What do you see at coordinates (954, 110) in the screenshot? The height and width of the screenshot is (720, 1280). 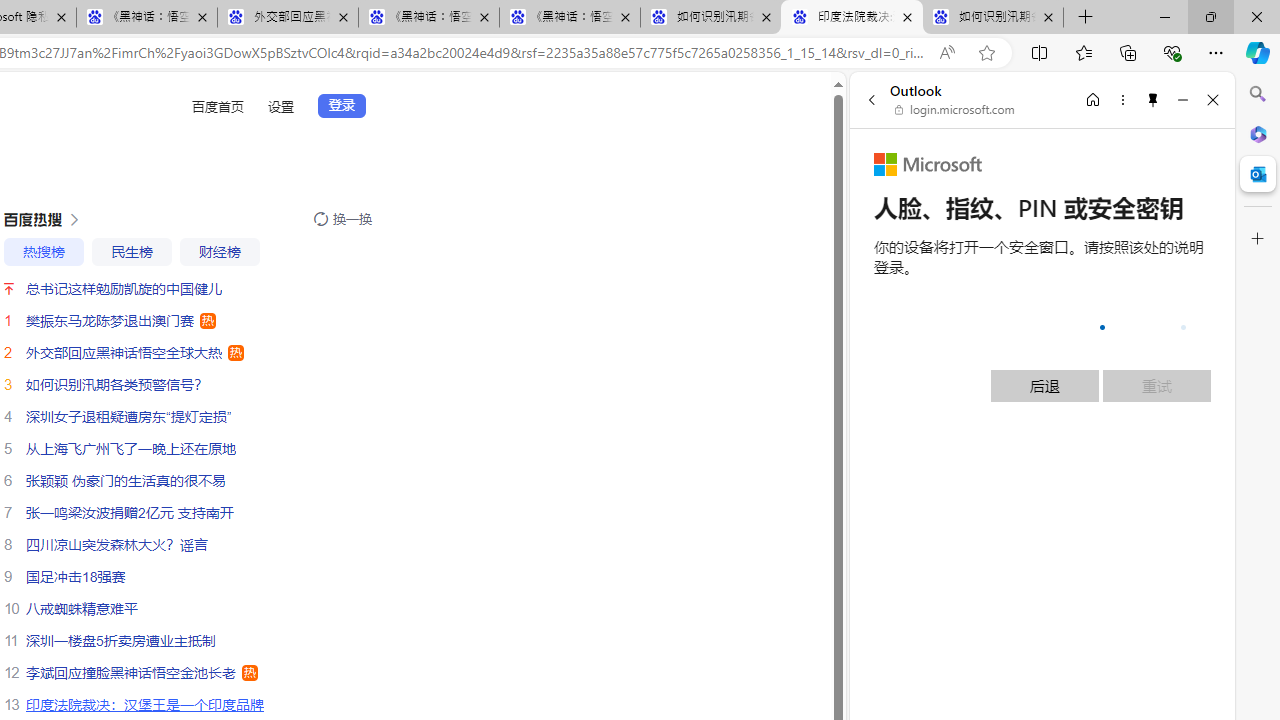 I see `'login.microsoft.com'` at bounding box center [954, 110].